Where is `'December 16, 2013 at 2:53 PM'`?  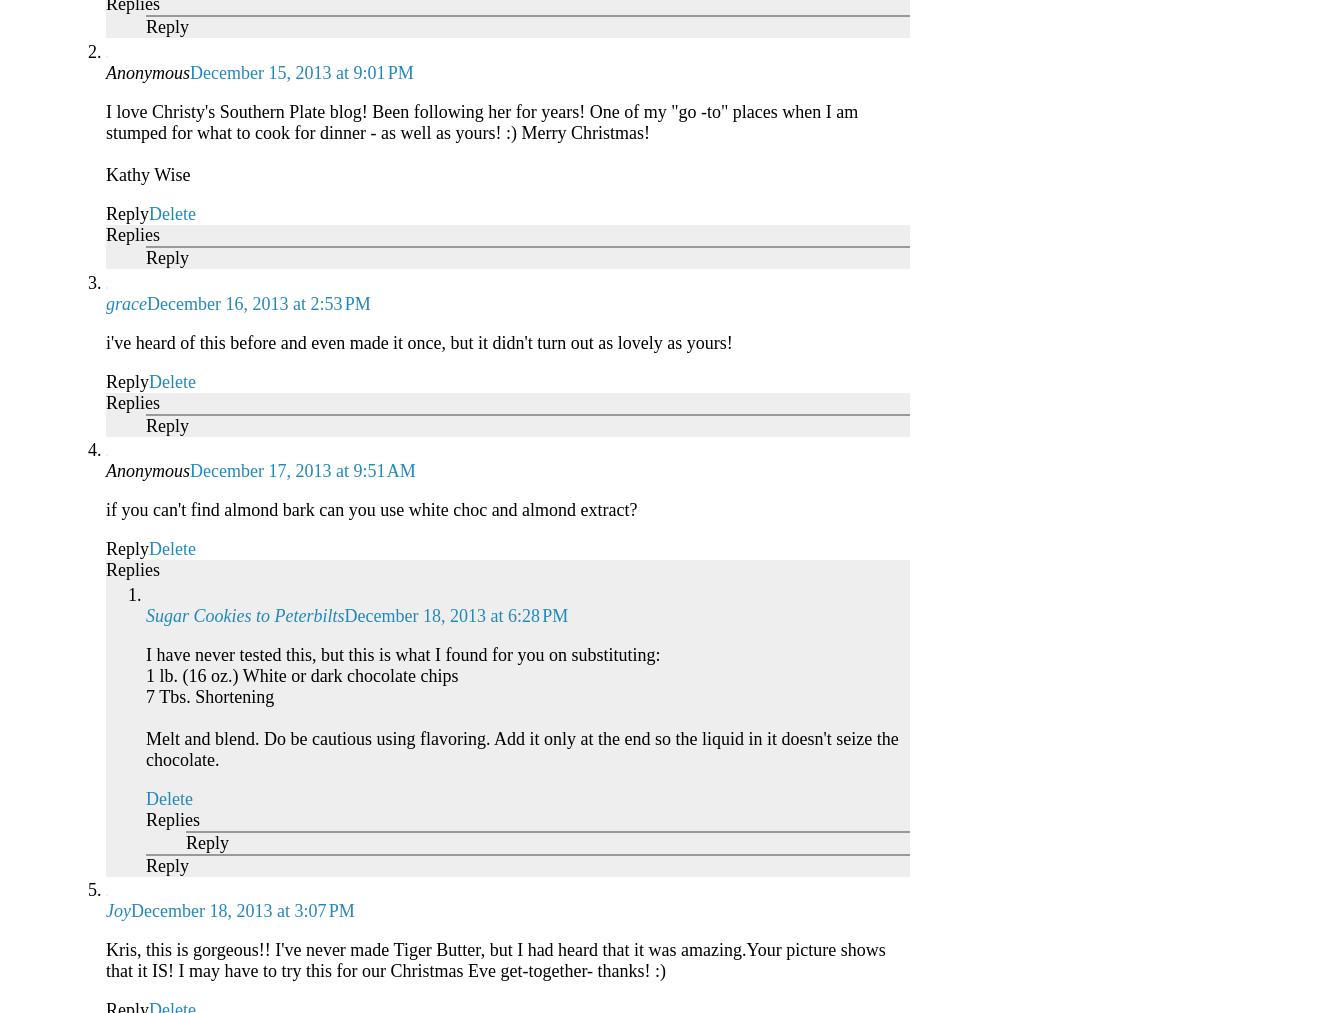
'December 16, 2013 at 2:53 PM' is located at coordinates (257, 301).